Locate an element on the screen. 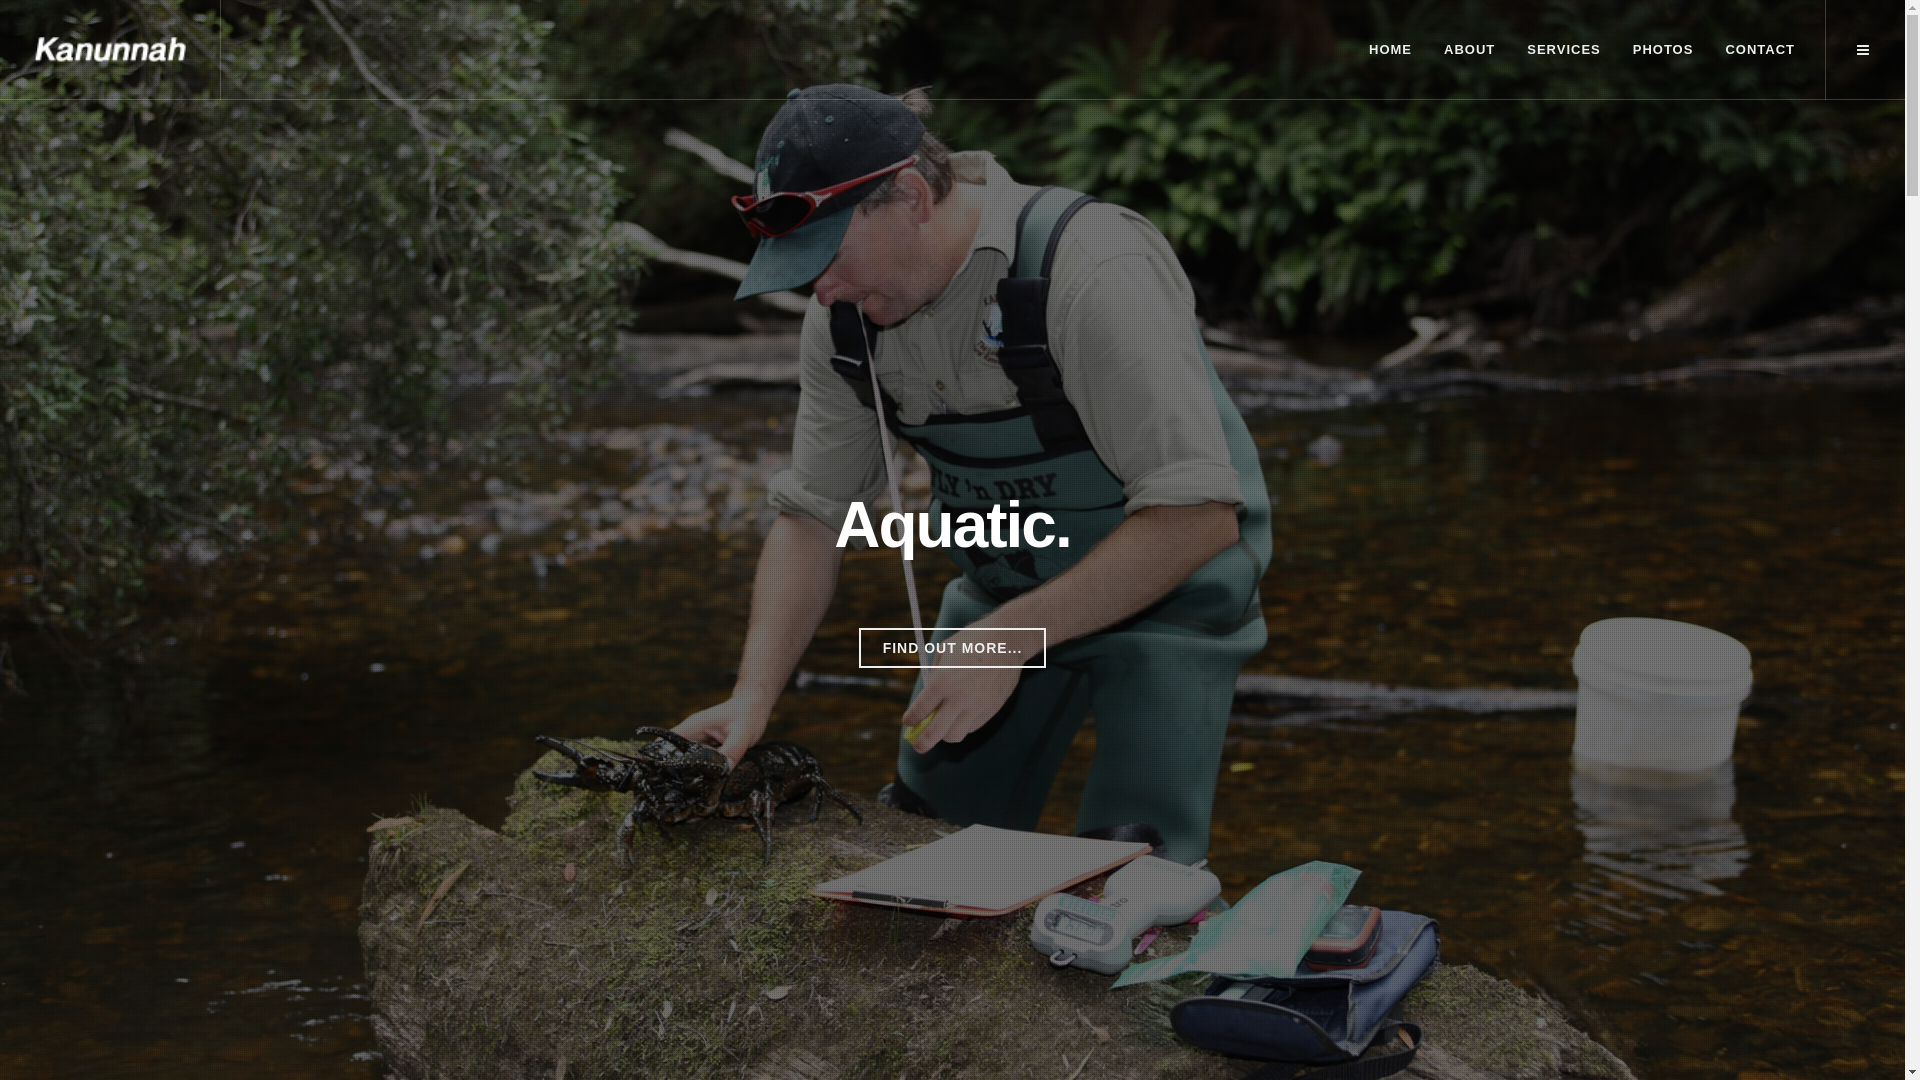  'SERVICES' is located at coordinates (1563, 49).